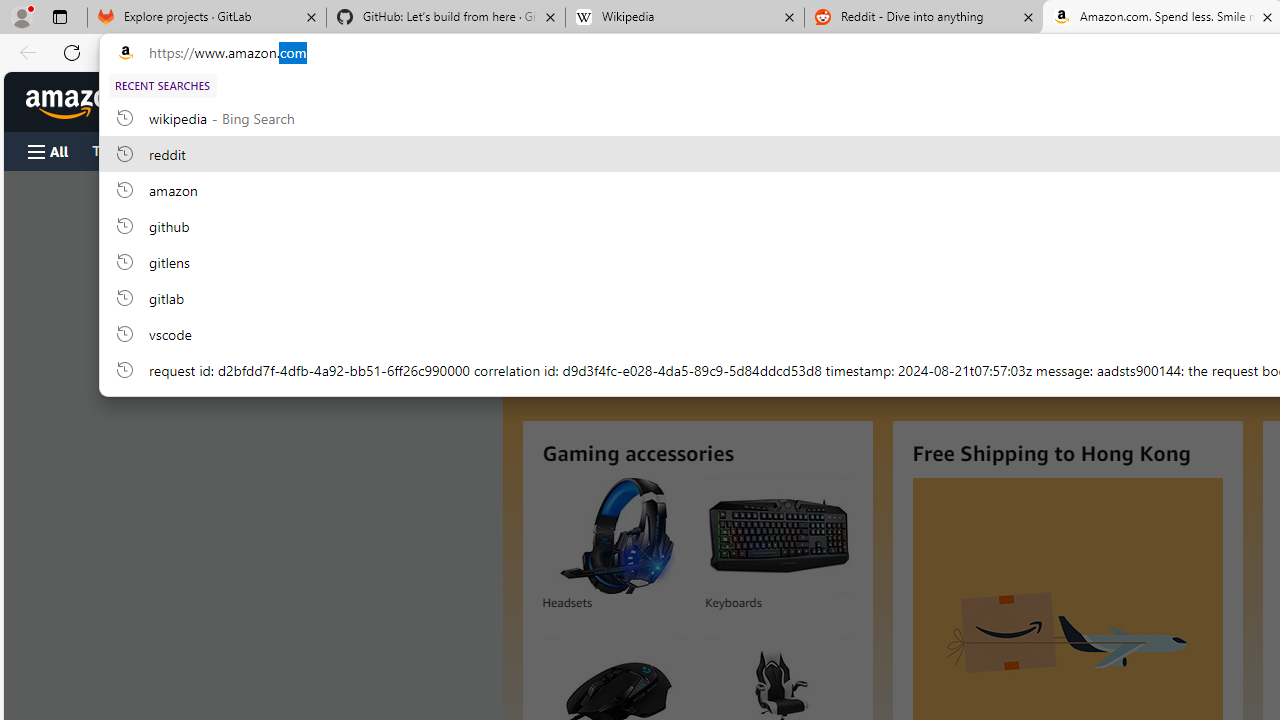  I want to click on 'Open Menu', so click(48, 150).